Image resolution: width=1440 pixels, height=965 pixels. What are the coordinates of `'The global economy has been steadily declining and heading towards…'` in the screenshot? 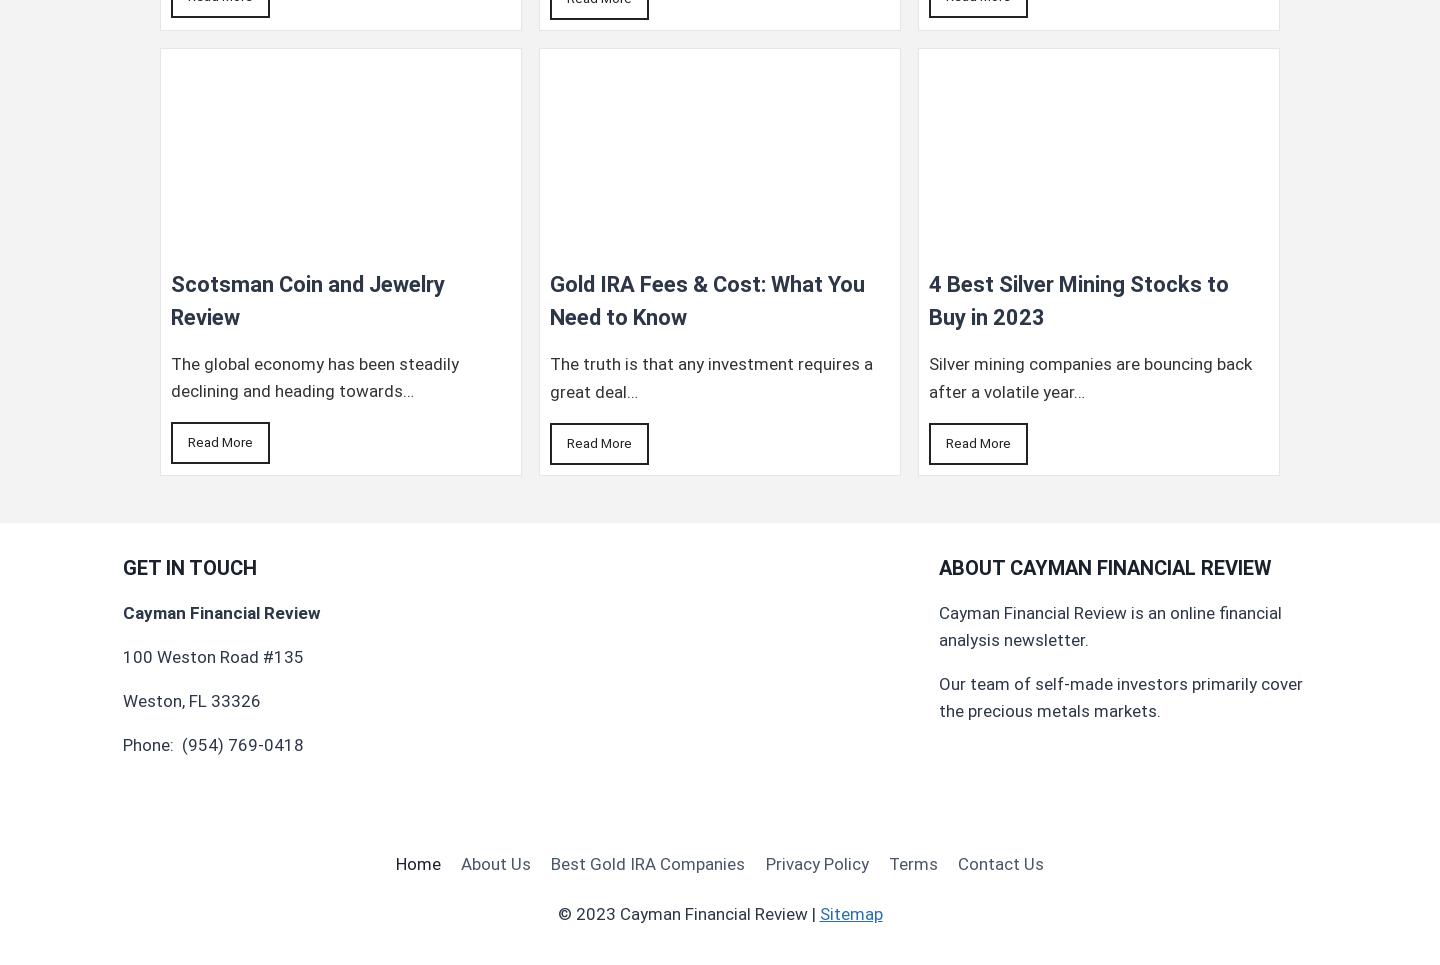 It's located at (315, 376).